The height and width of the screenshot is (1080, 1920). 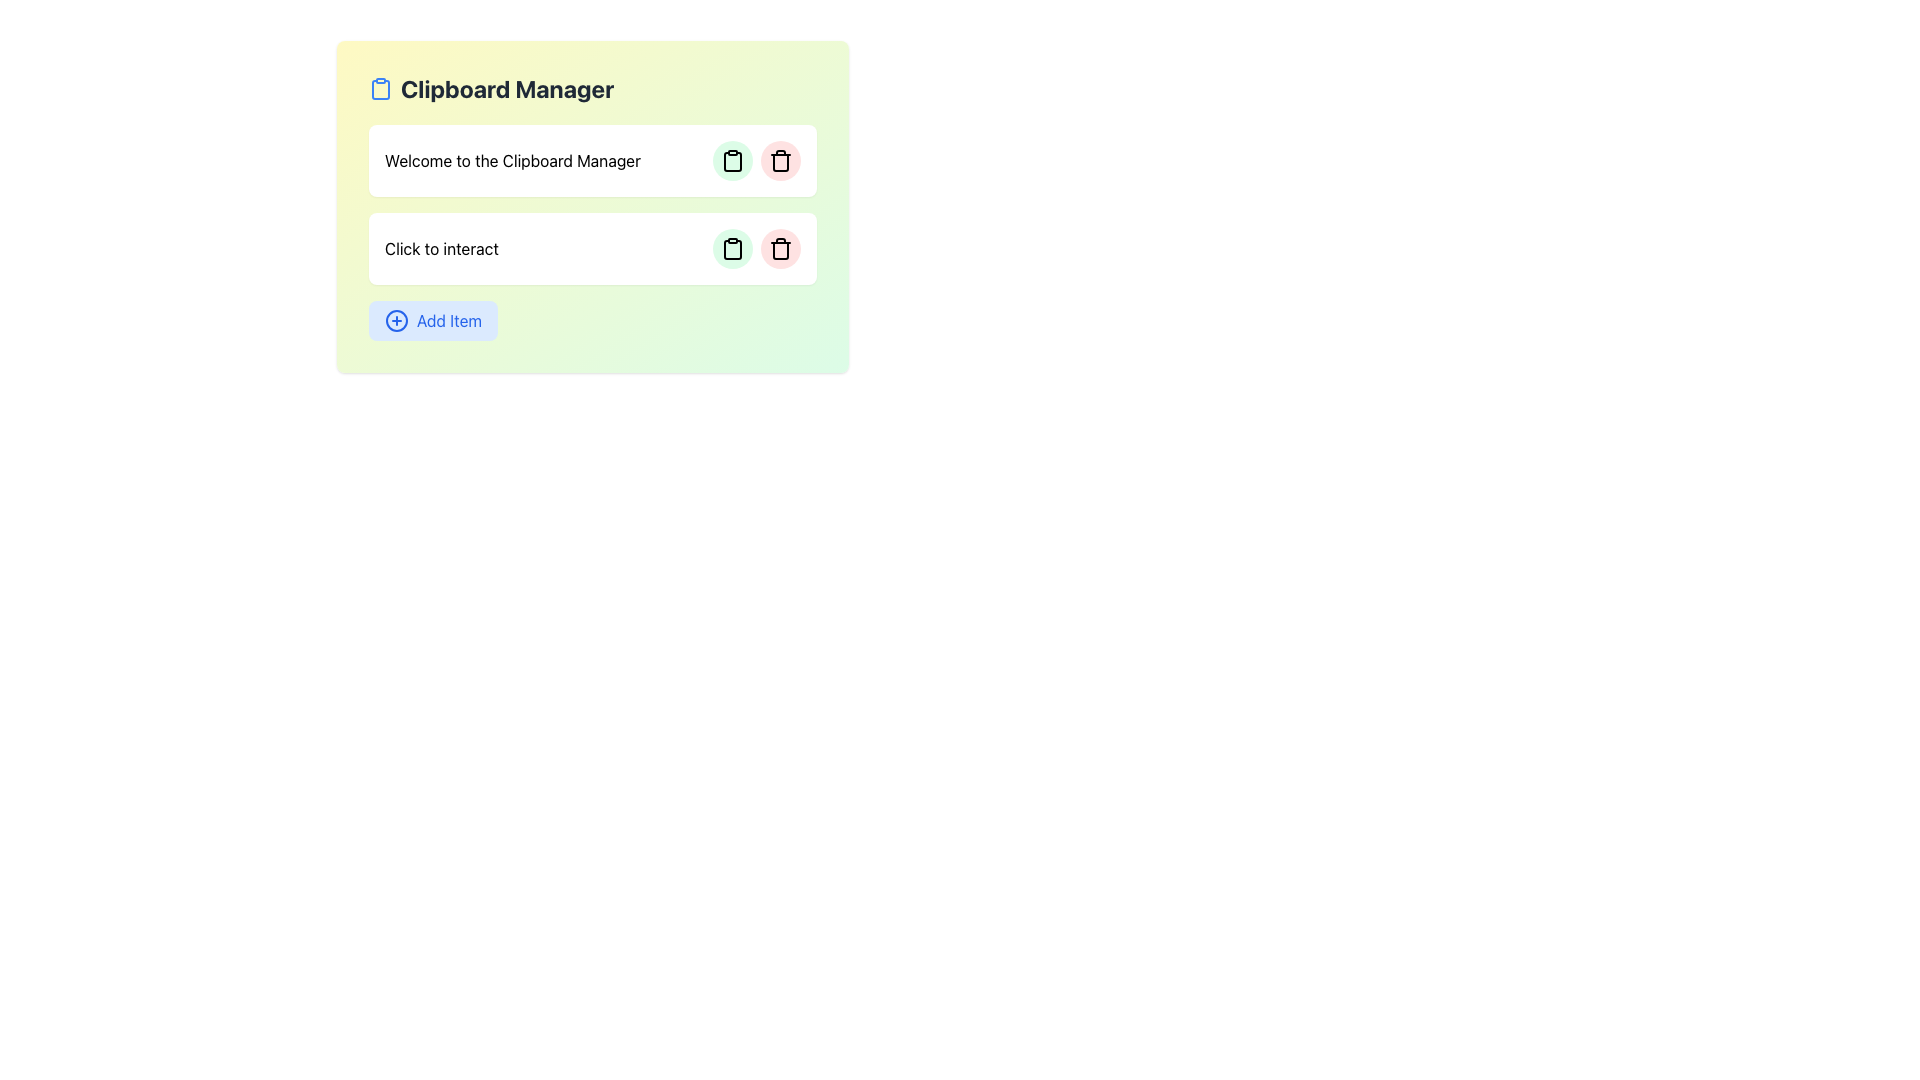 What do you see at coordinates (780, 160) in the screenshot?
I see `the delete button located to the right of the green clipboard icon in the horizontal layout of interactive buttons on the right side of the white card` at bounding box center [780, 160].